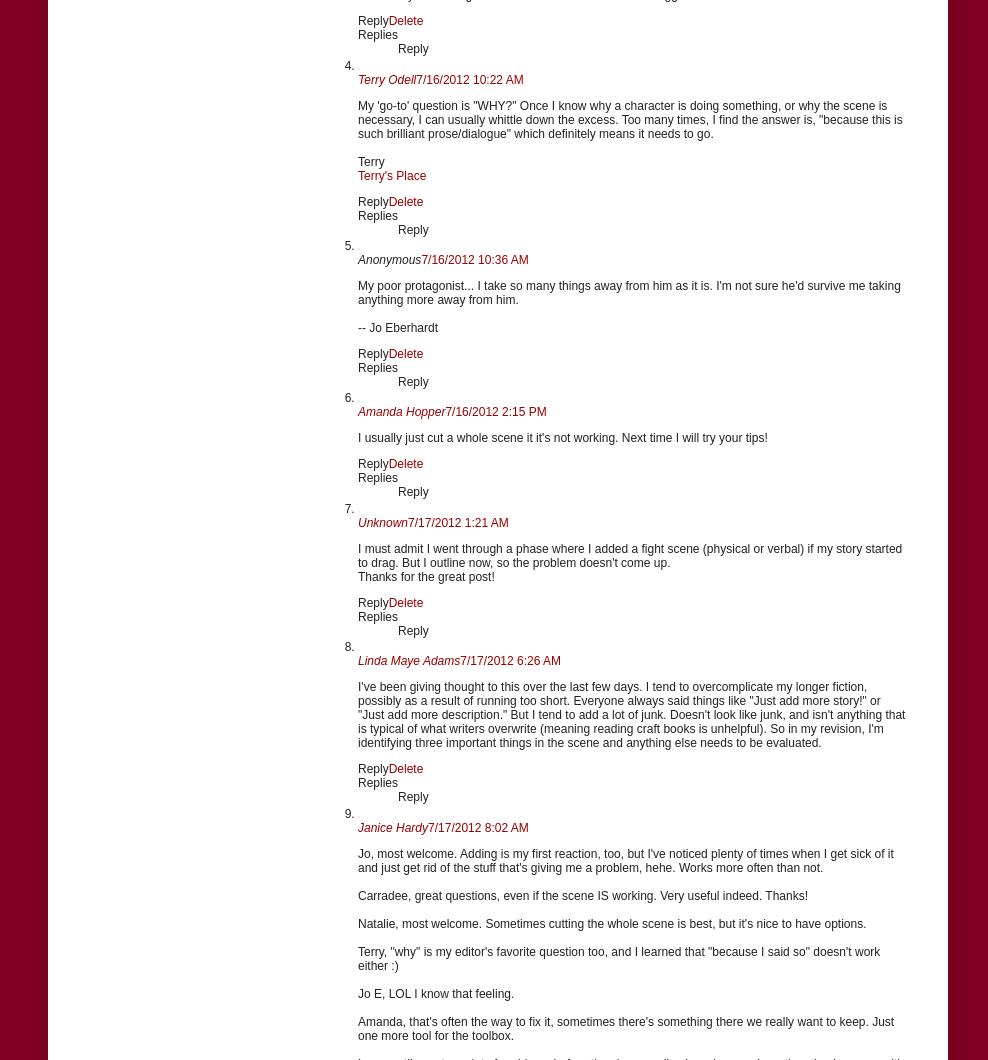 This screenshot has height=1060, width=988. What do you see at coordinates (400, 411) in the screenshot?
I see `'Amanda Hopper'` at bounding box center [400, 411].